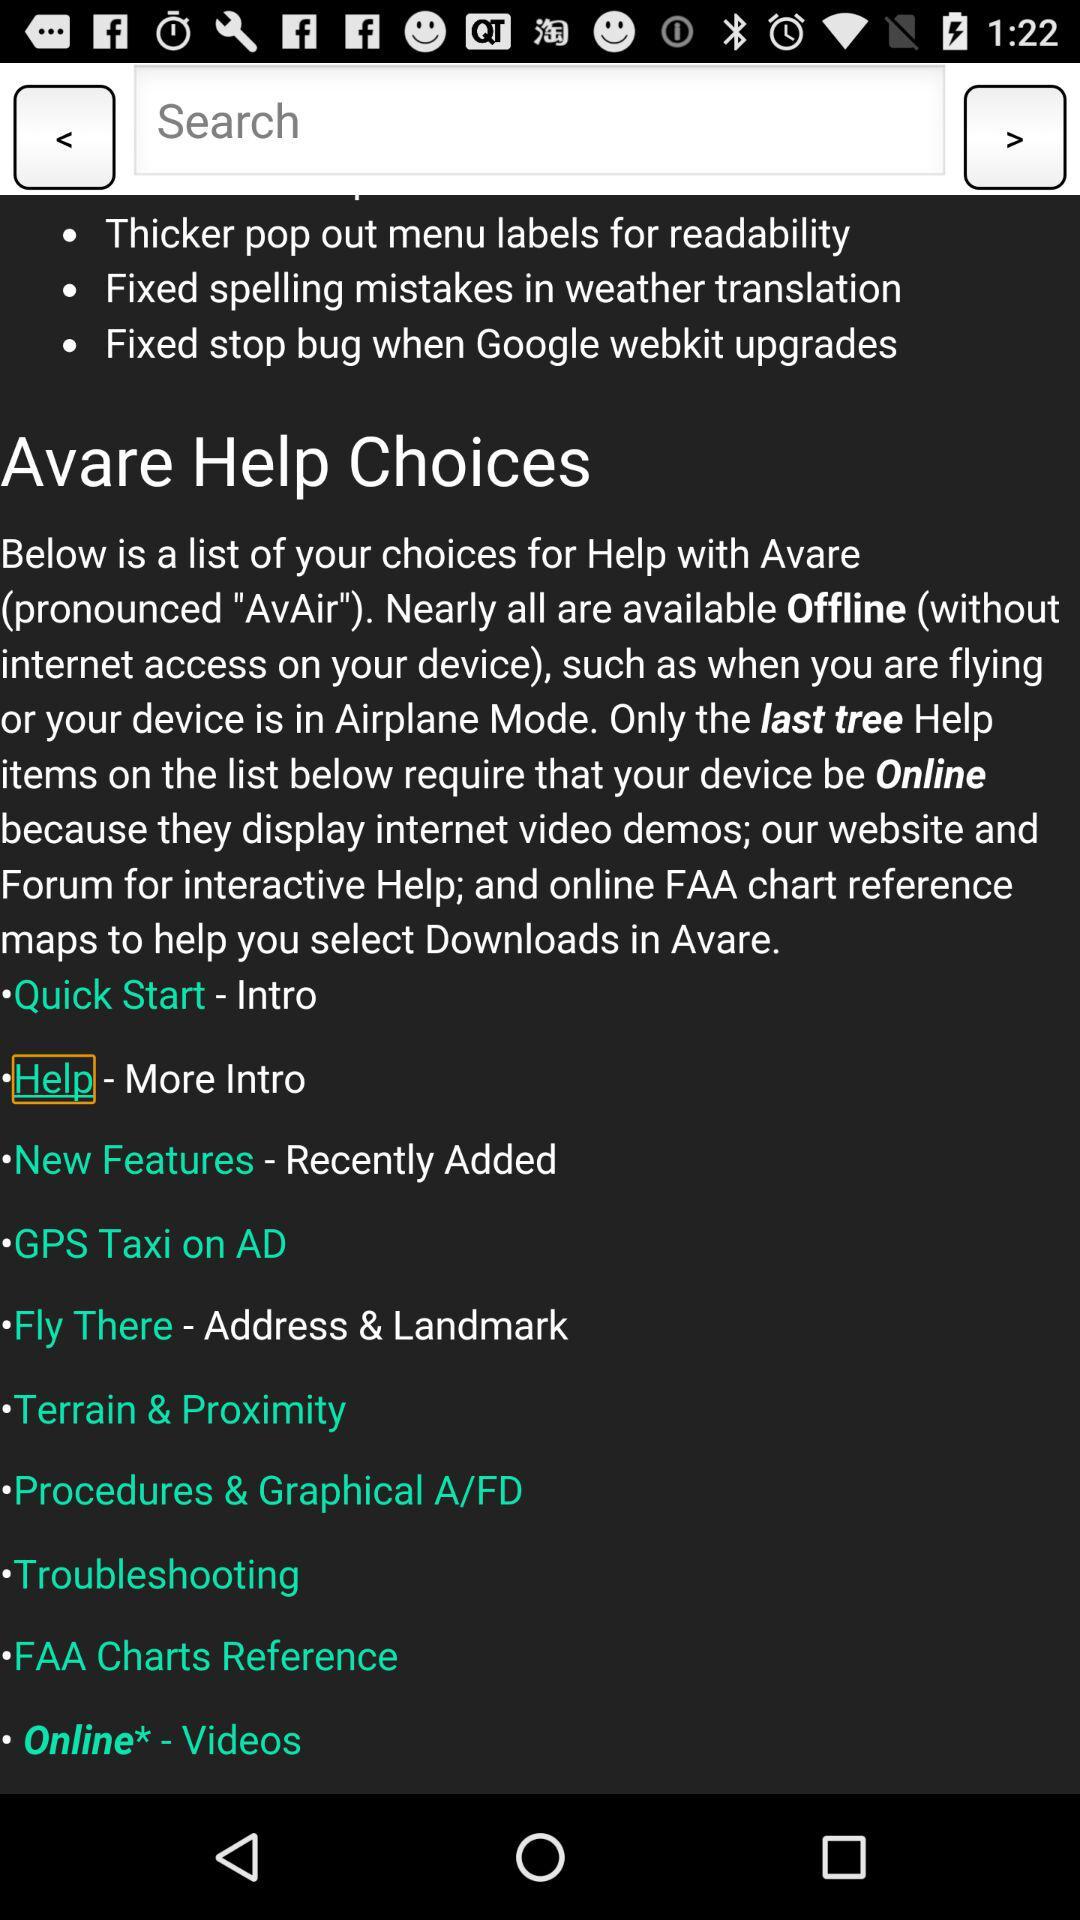 The height and width of the screenshot is (1920, 1080). What do you see at coordinates (540, 994) in the screenshot?
I see `advertasment` at bounding box center [540, 994].